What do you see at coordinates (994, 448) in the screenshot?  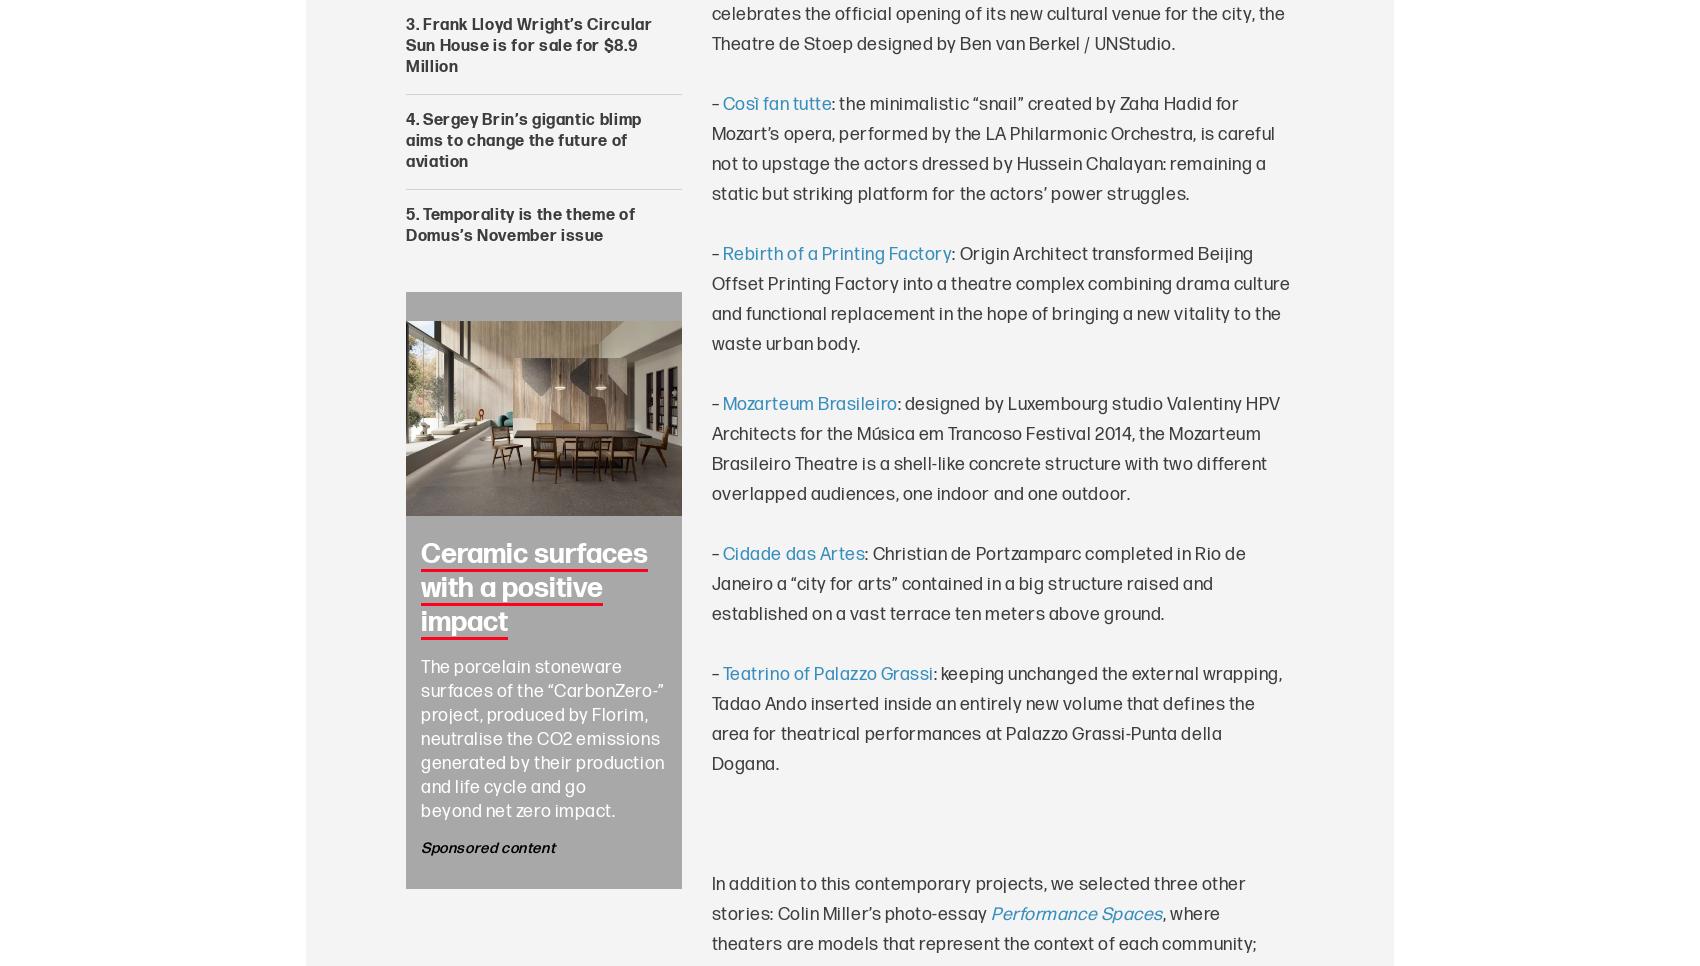 I see `': designed by Luxembourg studio Valentiny HPV Architects for the Música em Trancoso Festival 2014, the Mozarteum Brasileiro Theatre is a shell-like concrete structure with two different overlapped audiences, one indoor and one outdoor.'` at bounding box center [994, 448].